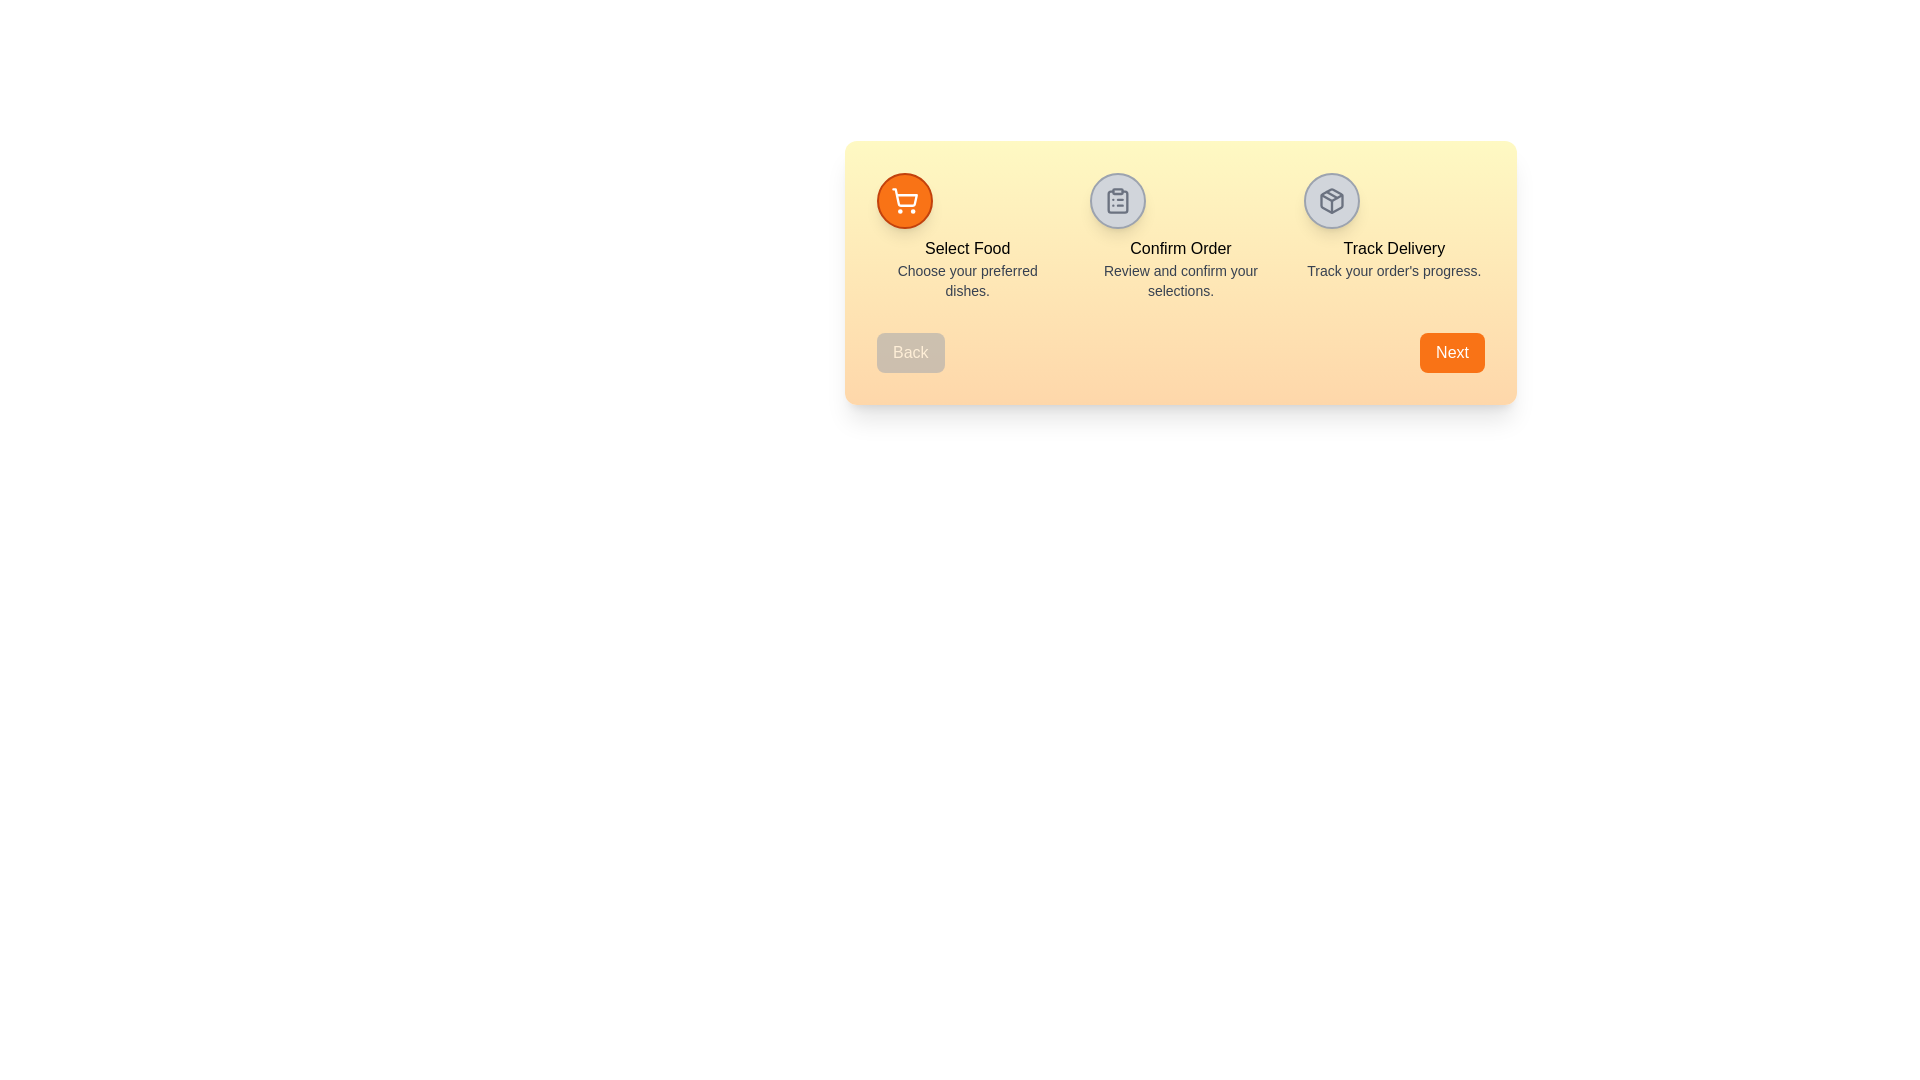 This screenshot has width=1920, height=1080. Describe the element at coordinates (1117, 200) in the screenshot. I see `the step Confirm Order to explore its details` at that location.